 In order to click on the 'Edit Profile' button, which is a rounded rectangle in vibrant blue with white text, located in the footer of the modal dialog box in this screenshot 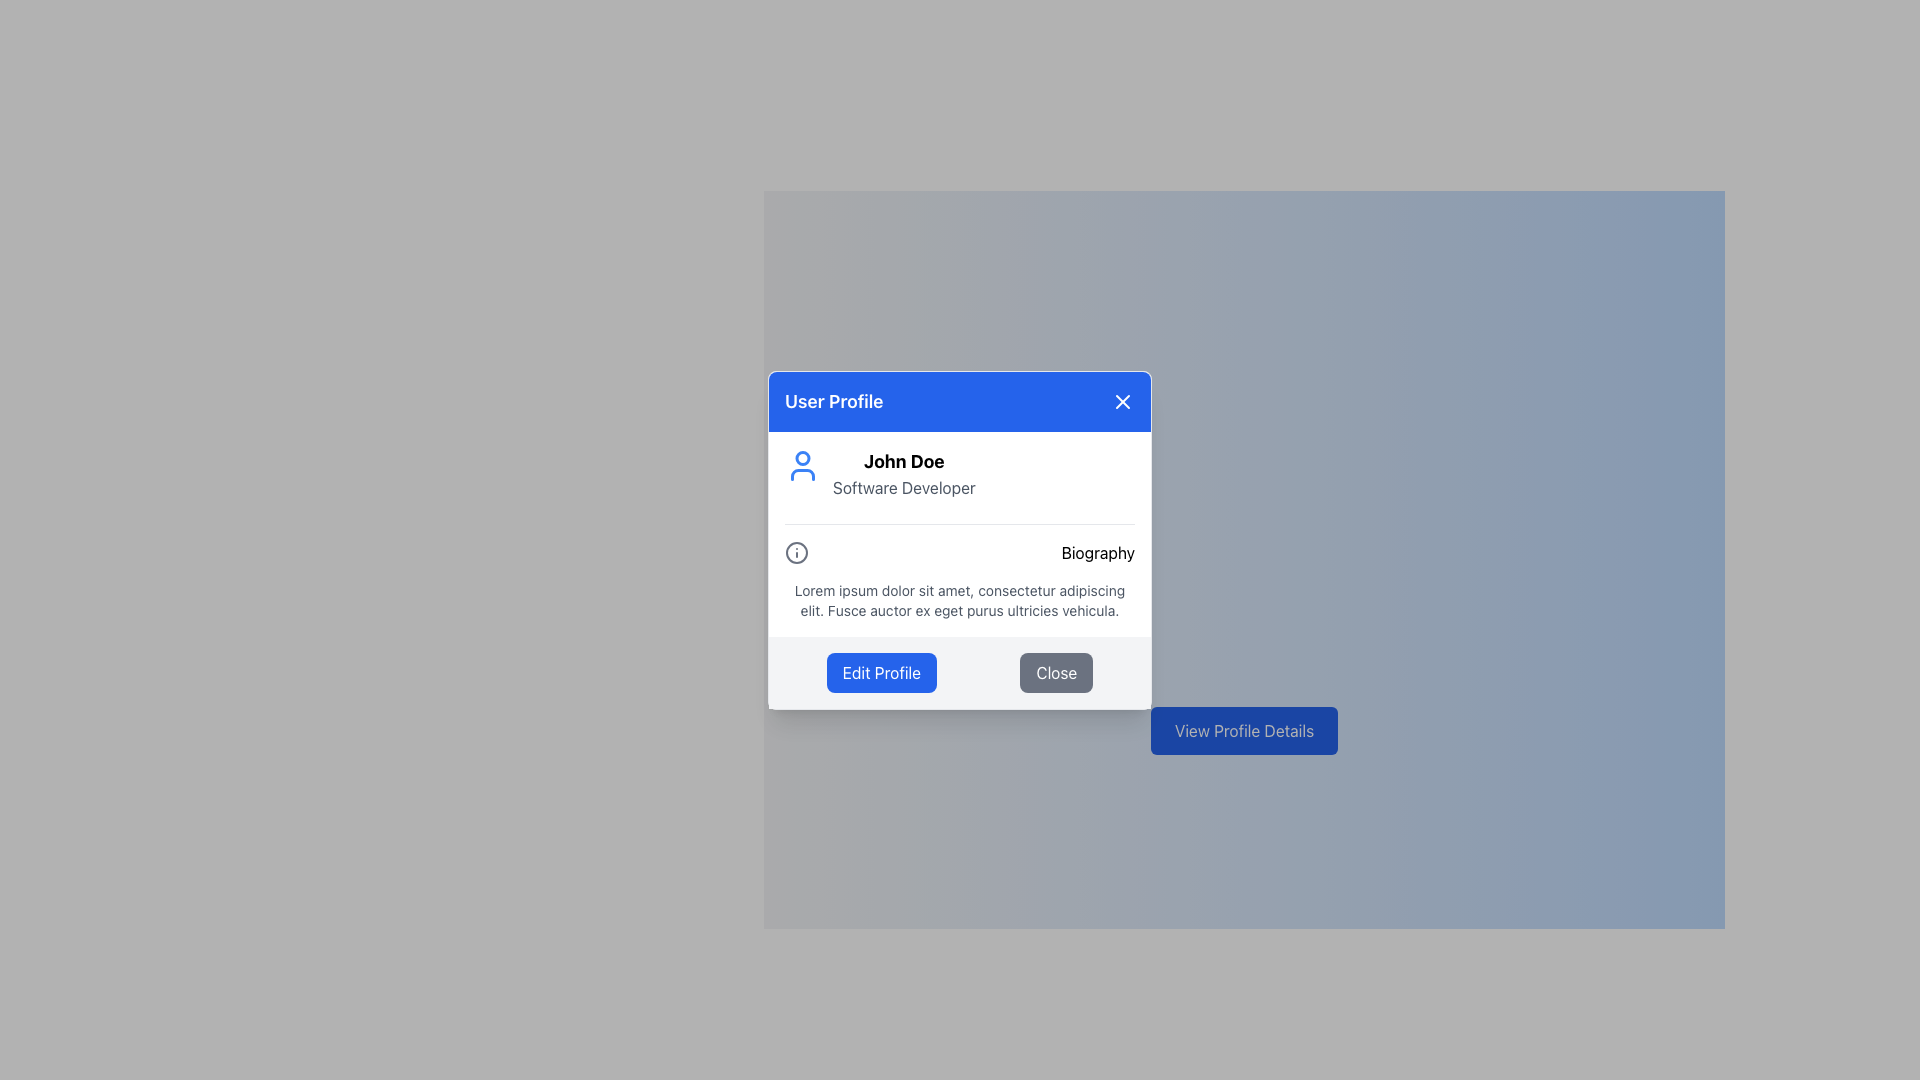, I will do `click(880, 672)`.